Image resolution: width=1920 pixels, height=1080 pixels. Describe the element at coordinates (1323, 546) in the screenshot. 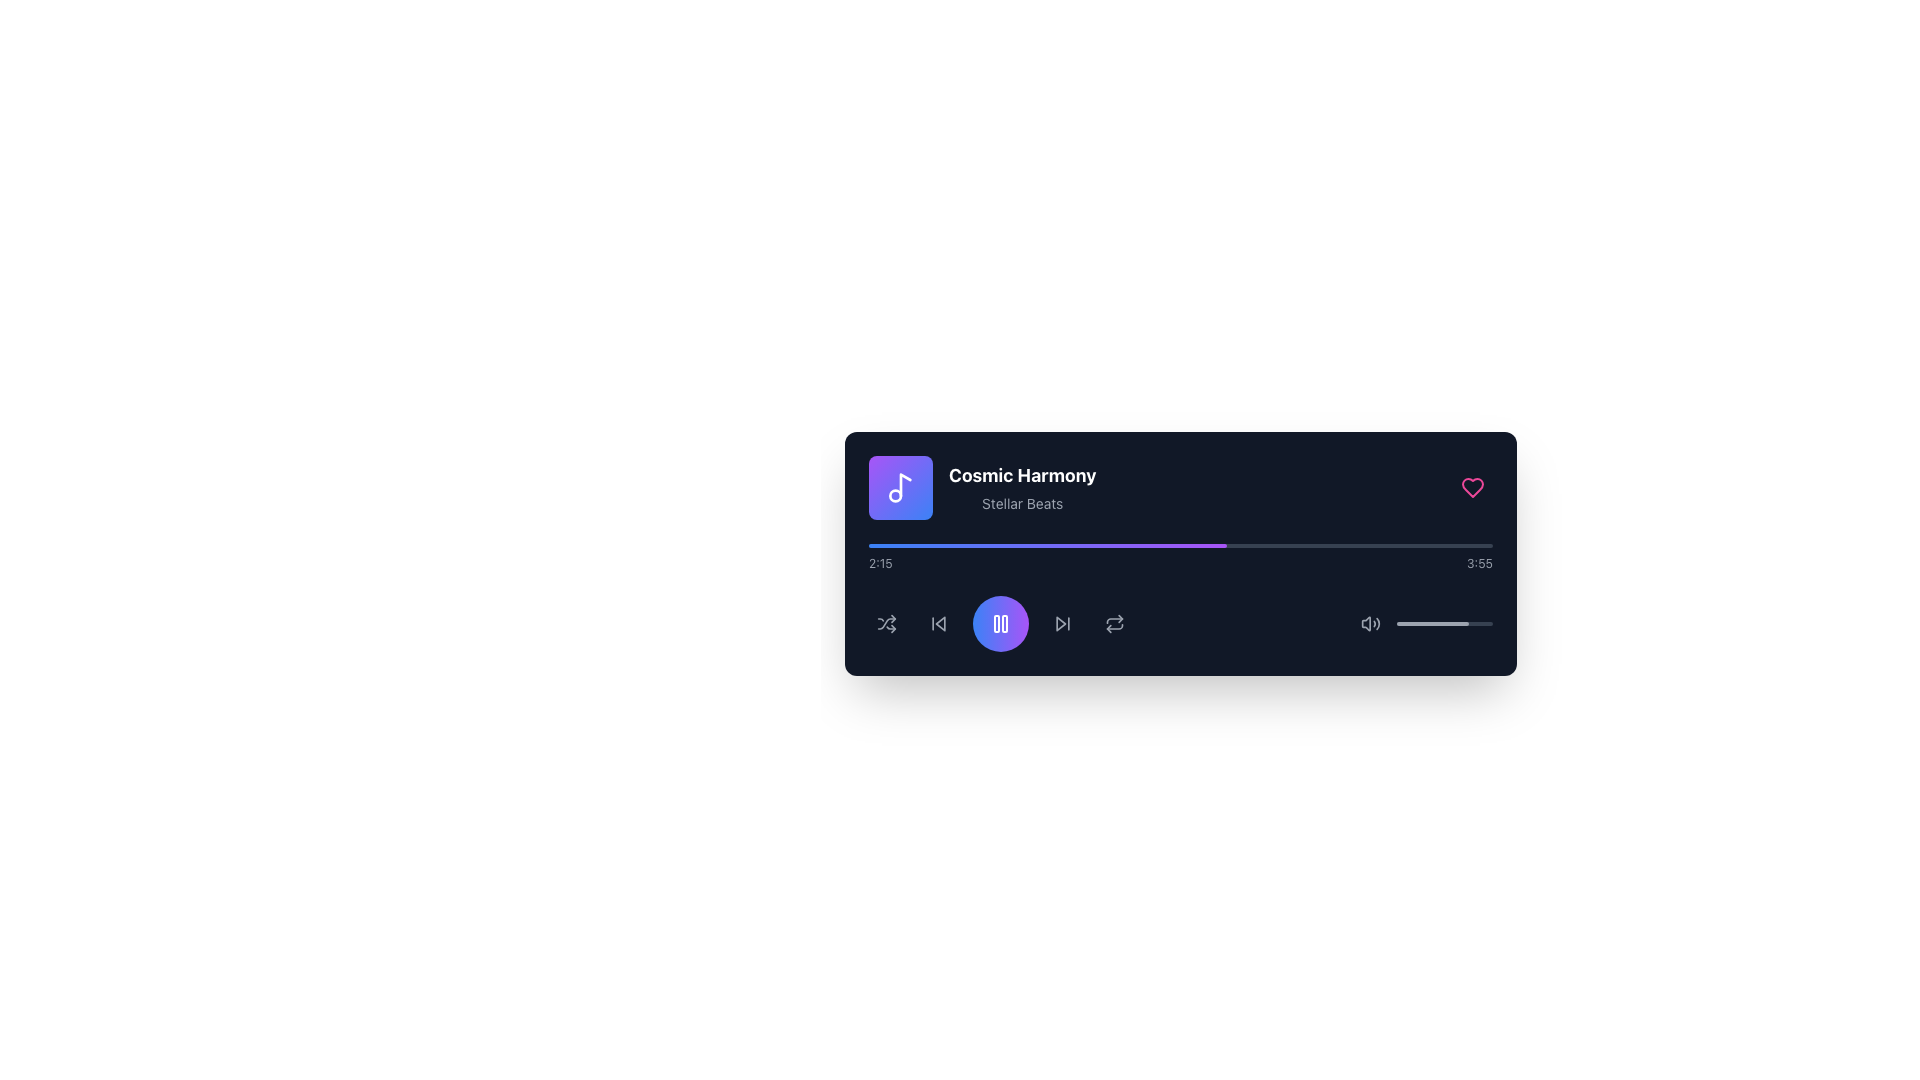

I see `playback time` at that location.